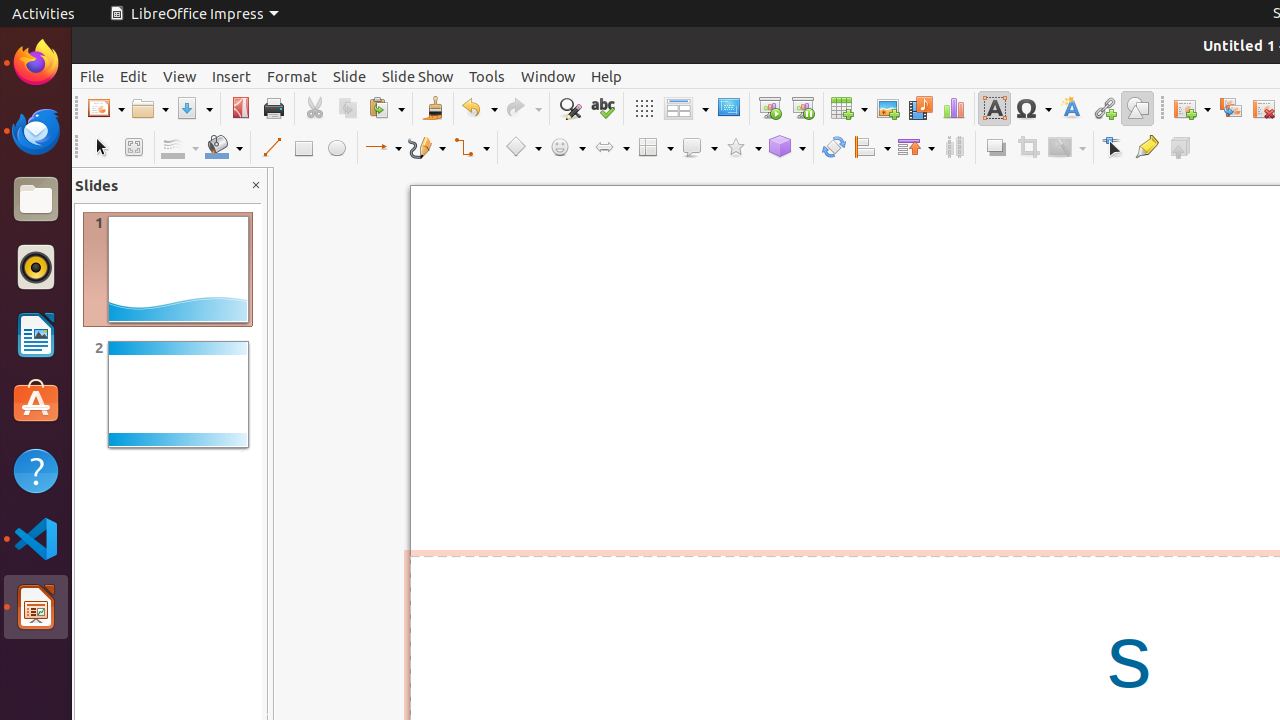 The height and width of the screenshot is (720, 1280). I want to click on 'Table', so click(849, 108).